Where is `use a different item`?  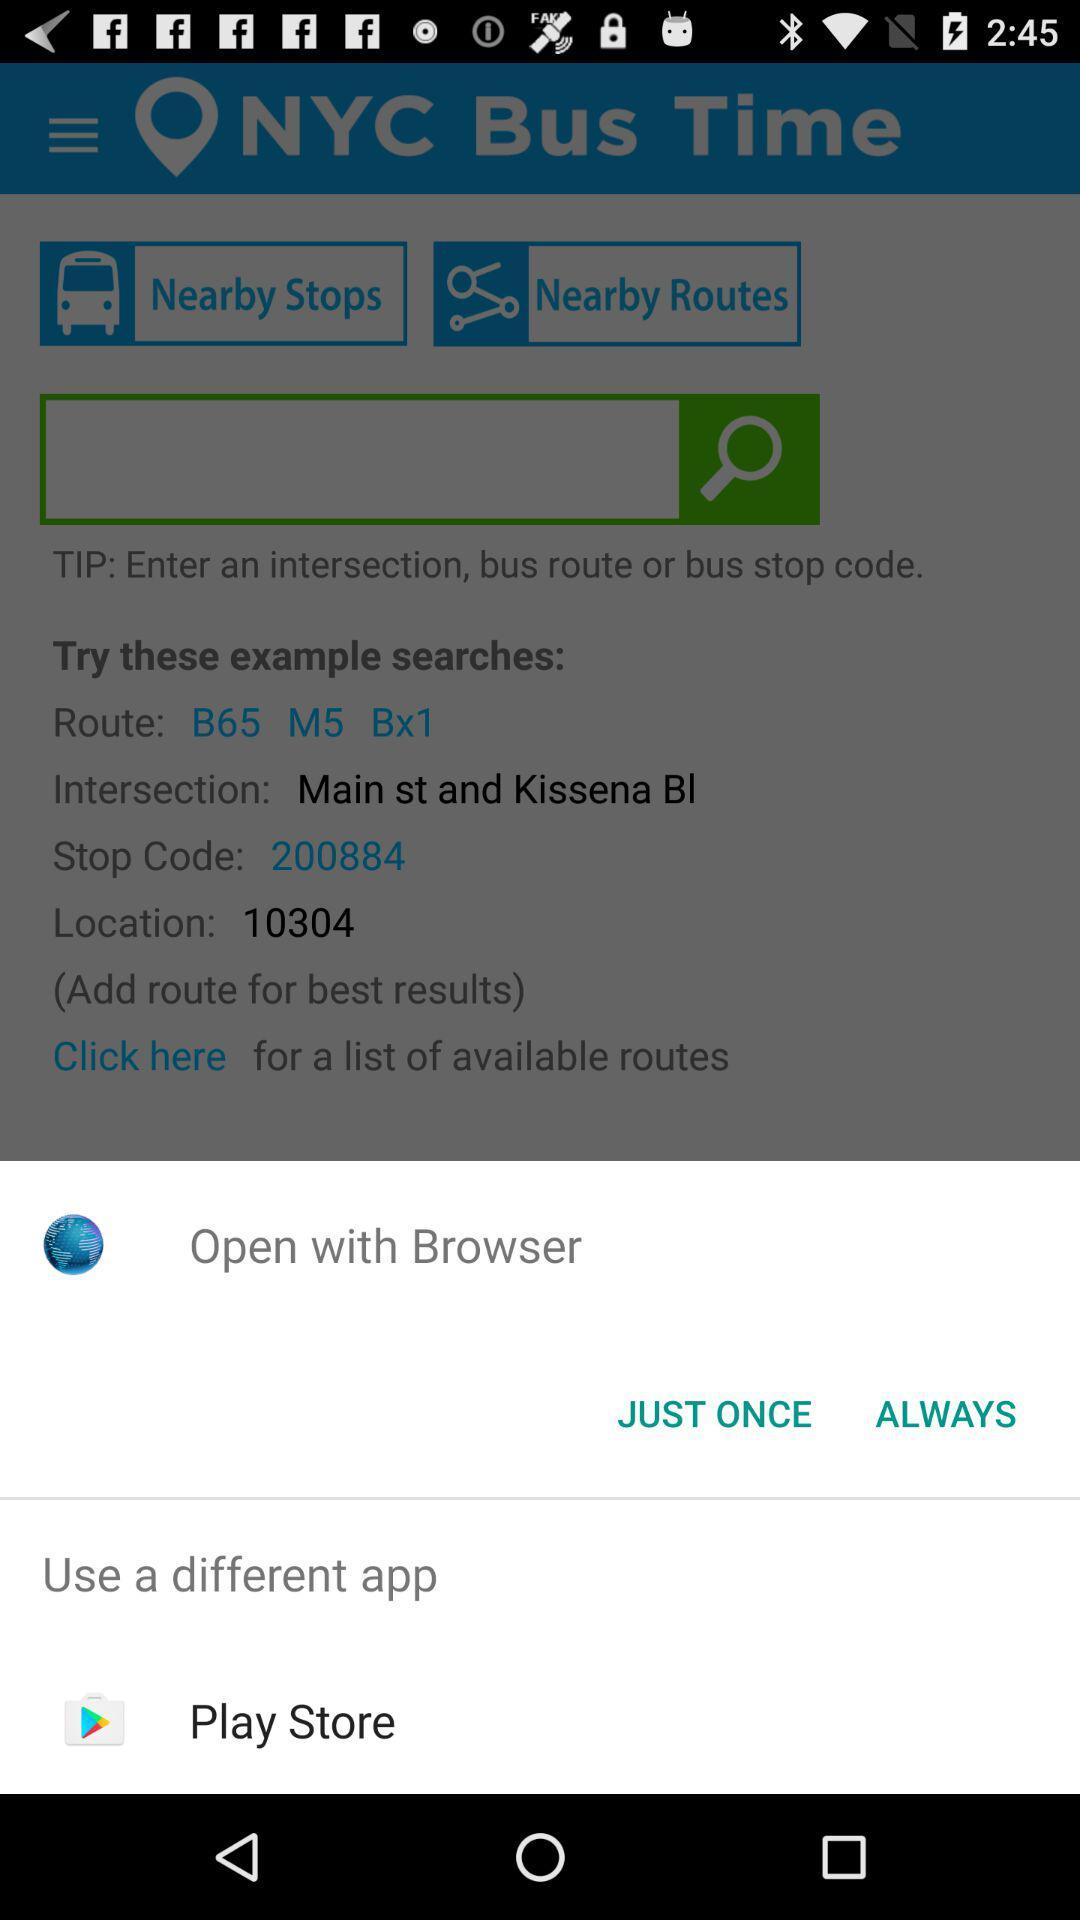 use a different item is located at coordinates (540, 1572).